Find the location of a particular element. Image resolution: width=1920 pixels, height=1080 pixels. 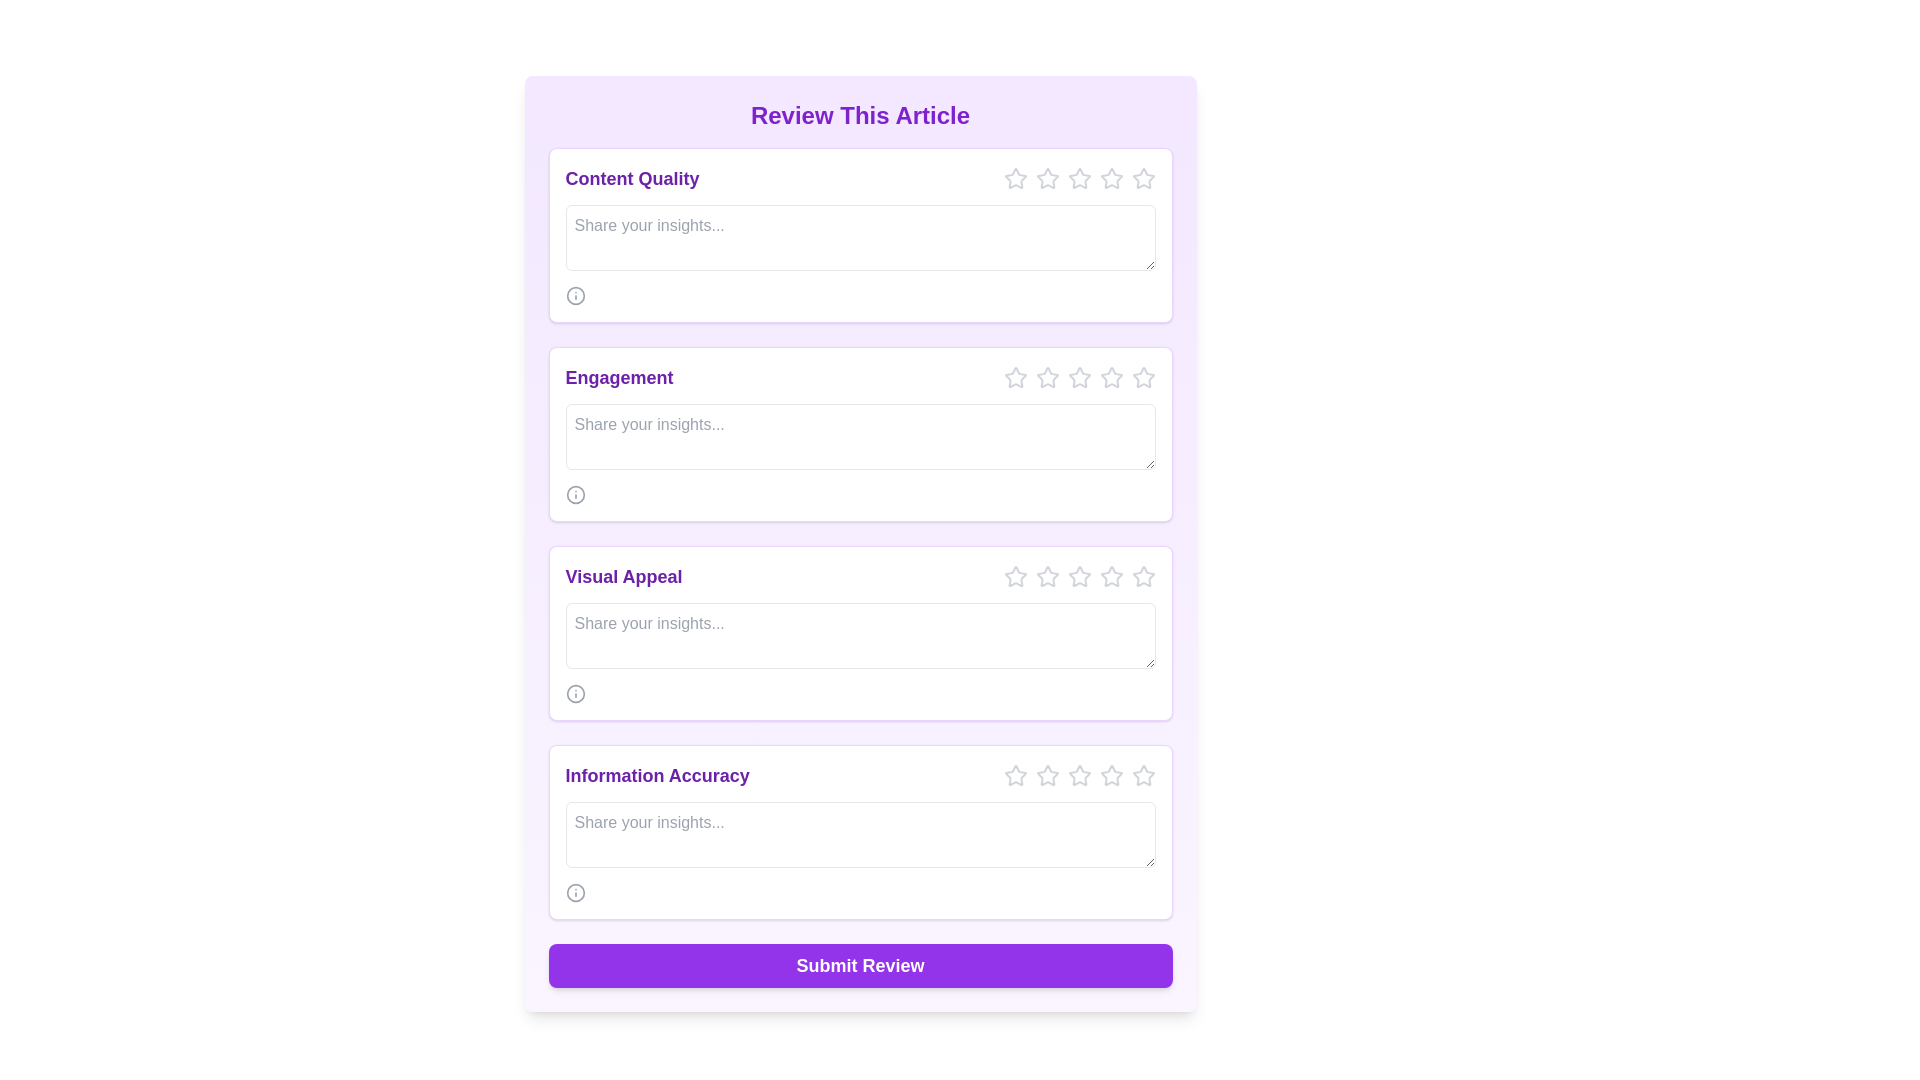

the fourth star in the rating system to give a four-star rating for 'Visual Appeal' is located at coordinates (1078, 575).